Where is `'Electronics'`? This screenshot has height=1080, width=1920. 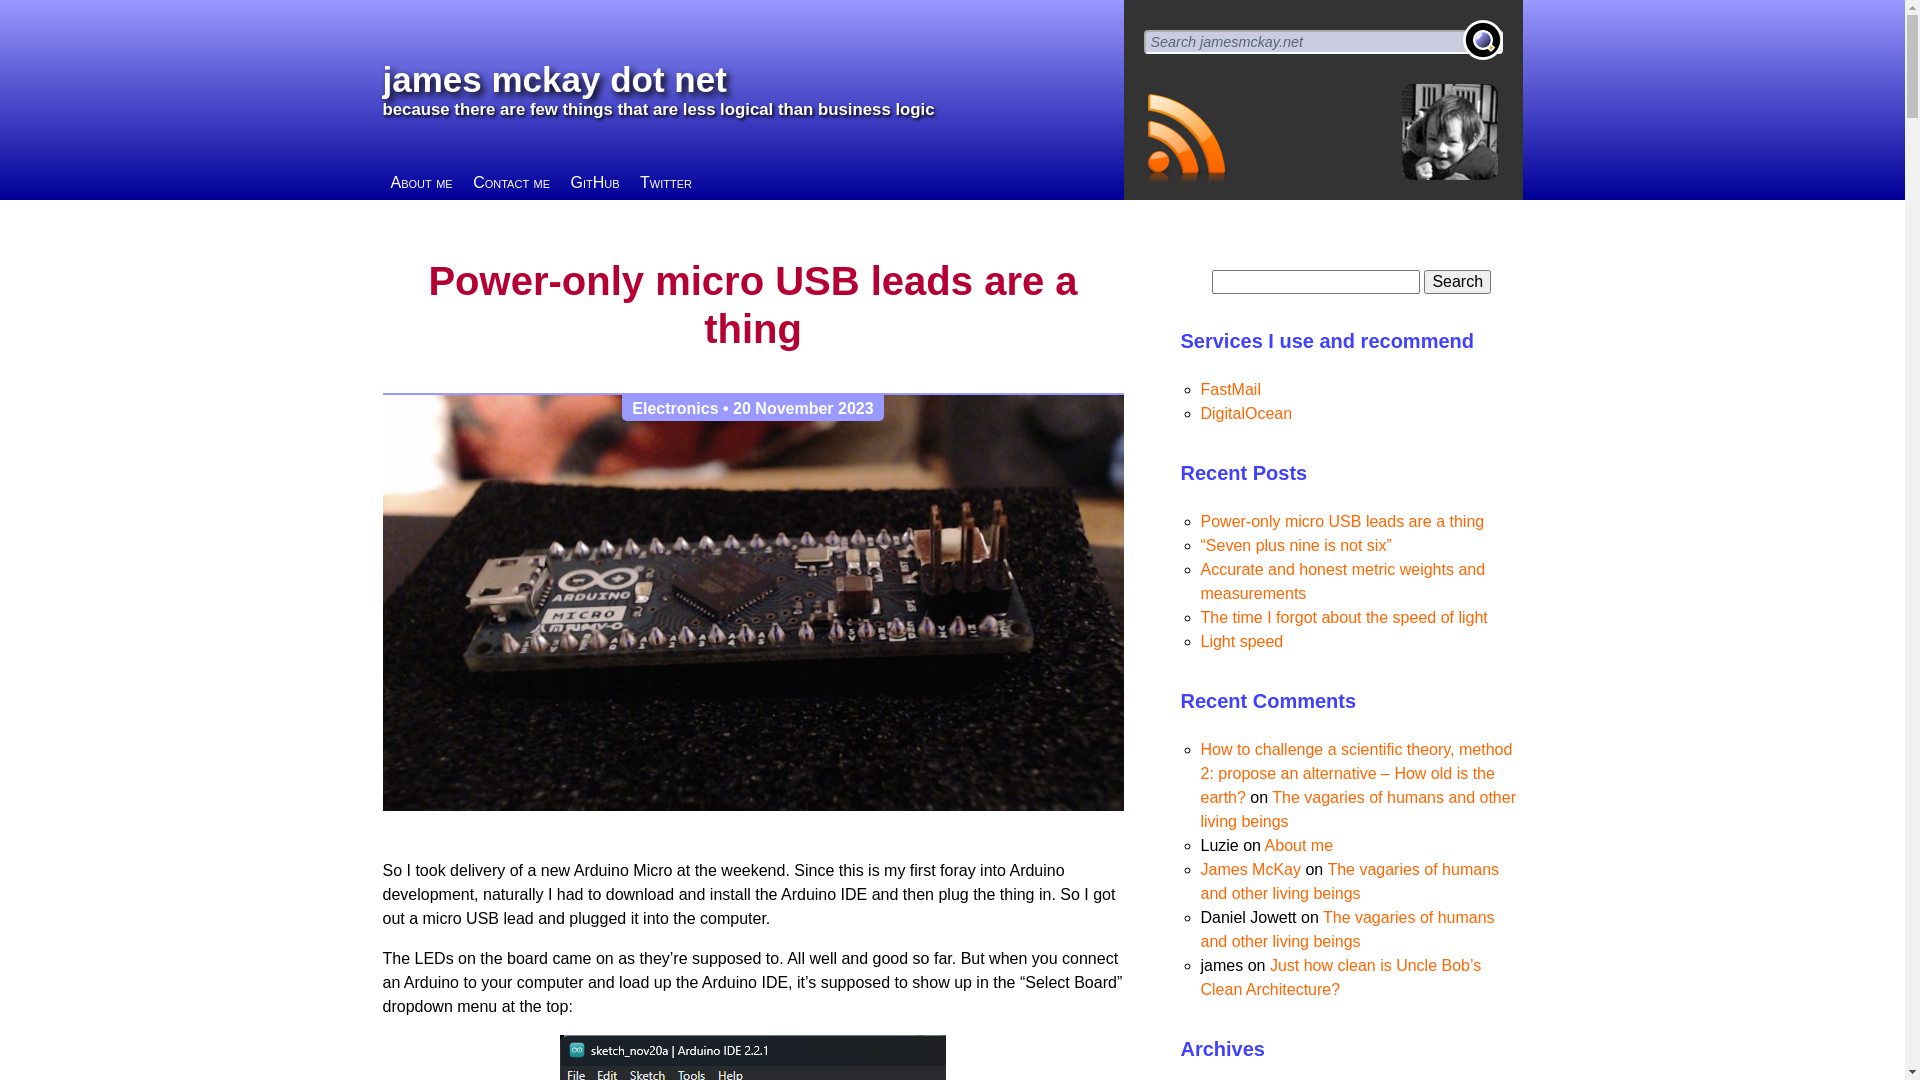 'Electronics' is located at coordinates (675, 407).